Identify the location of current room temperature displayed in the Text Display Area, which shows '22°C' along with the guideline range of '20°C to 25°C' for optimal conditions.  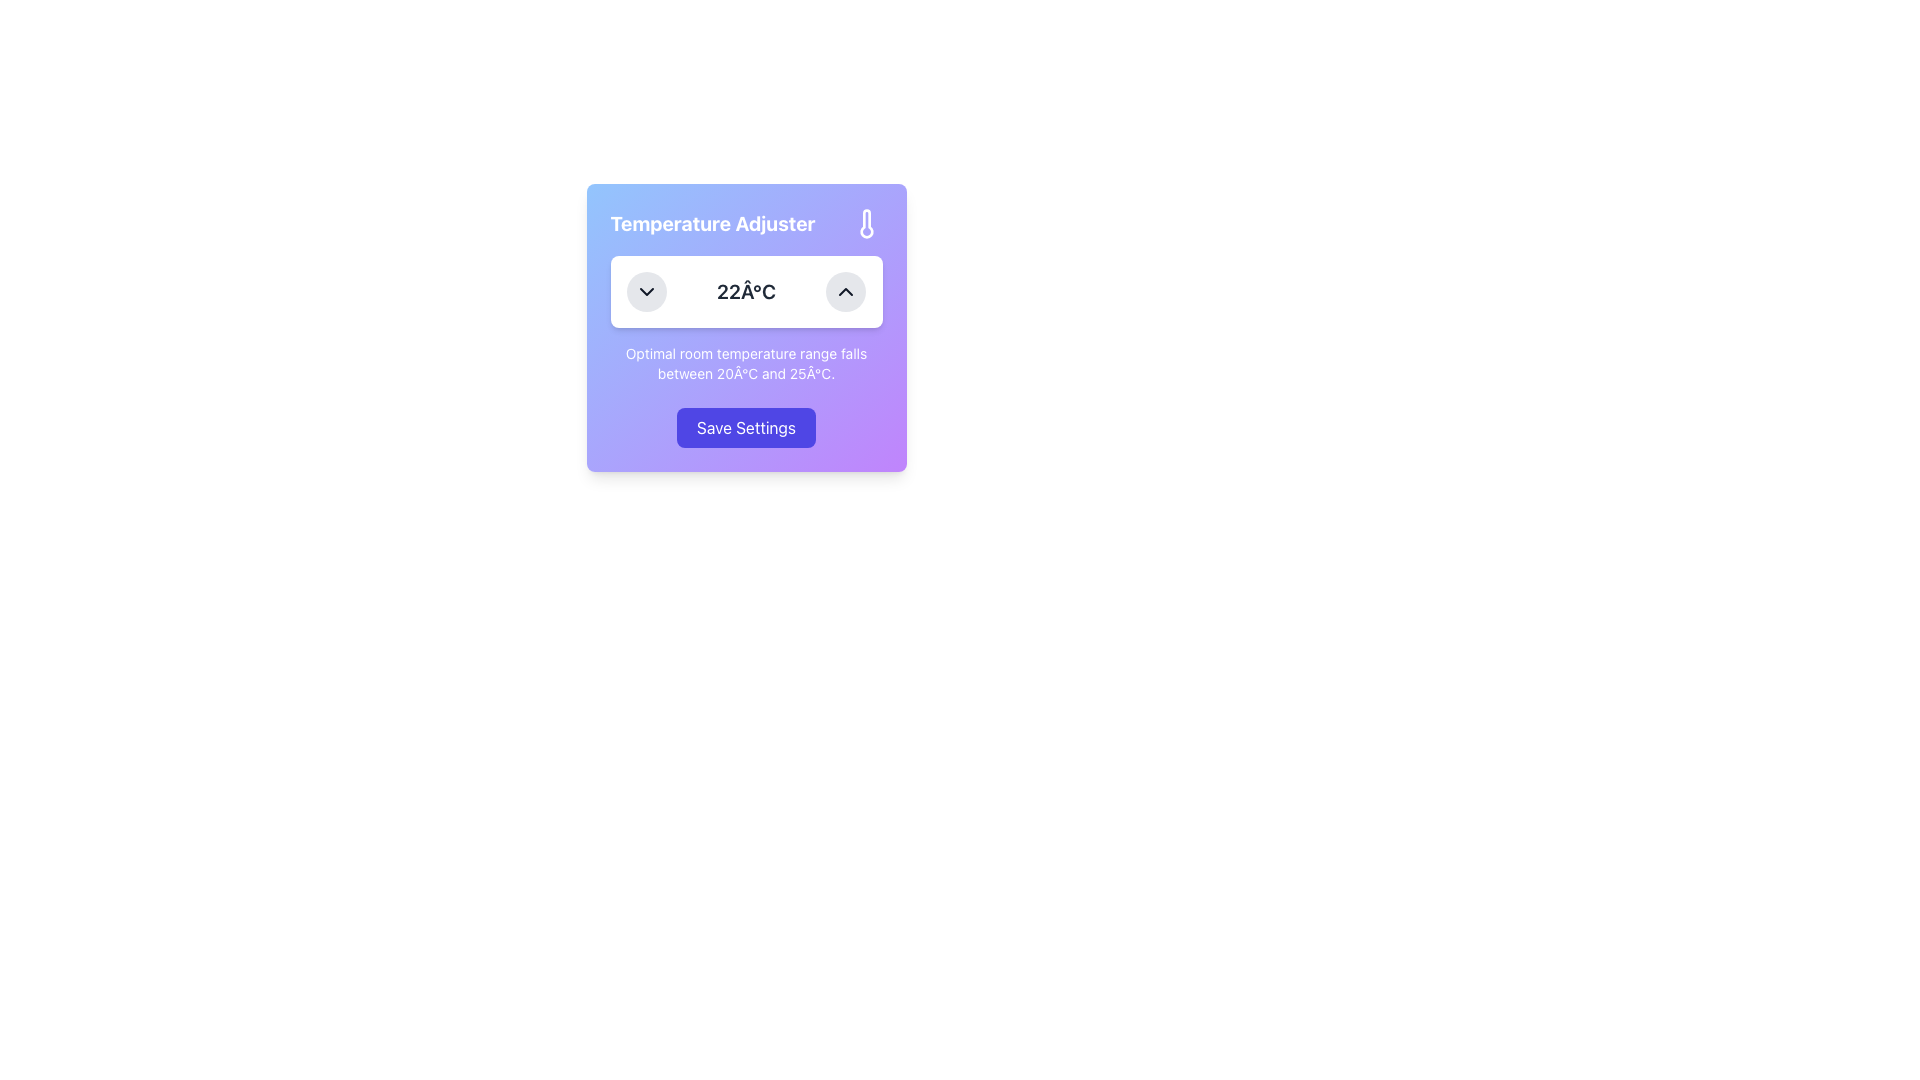
(745, 319).